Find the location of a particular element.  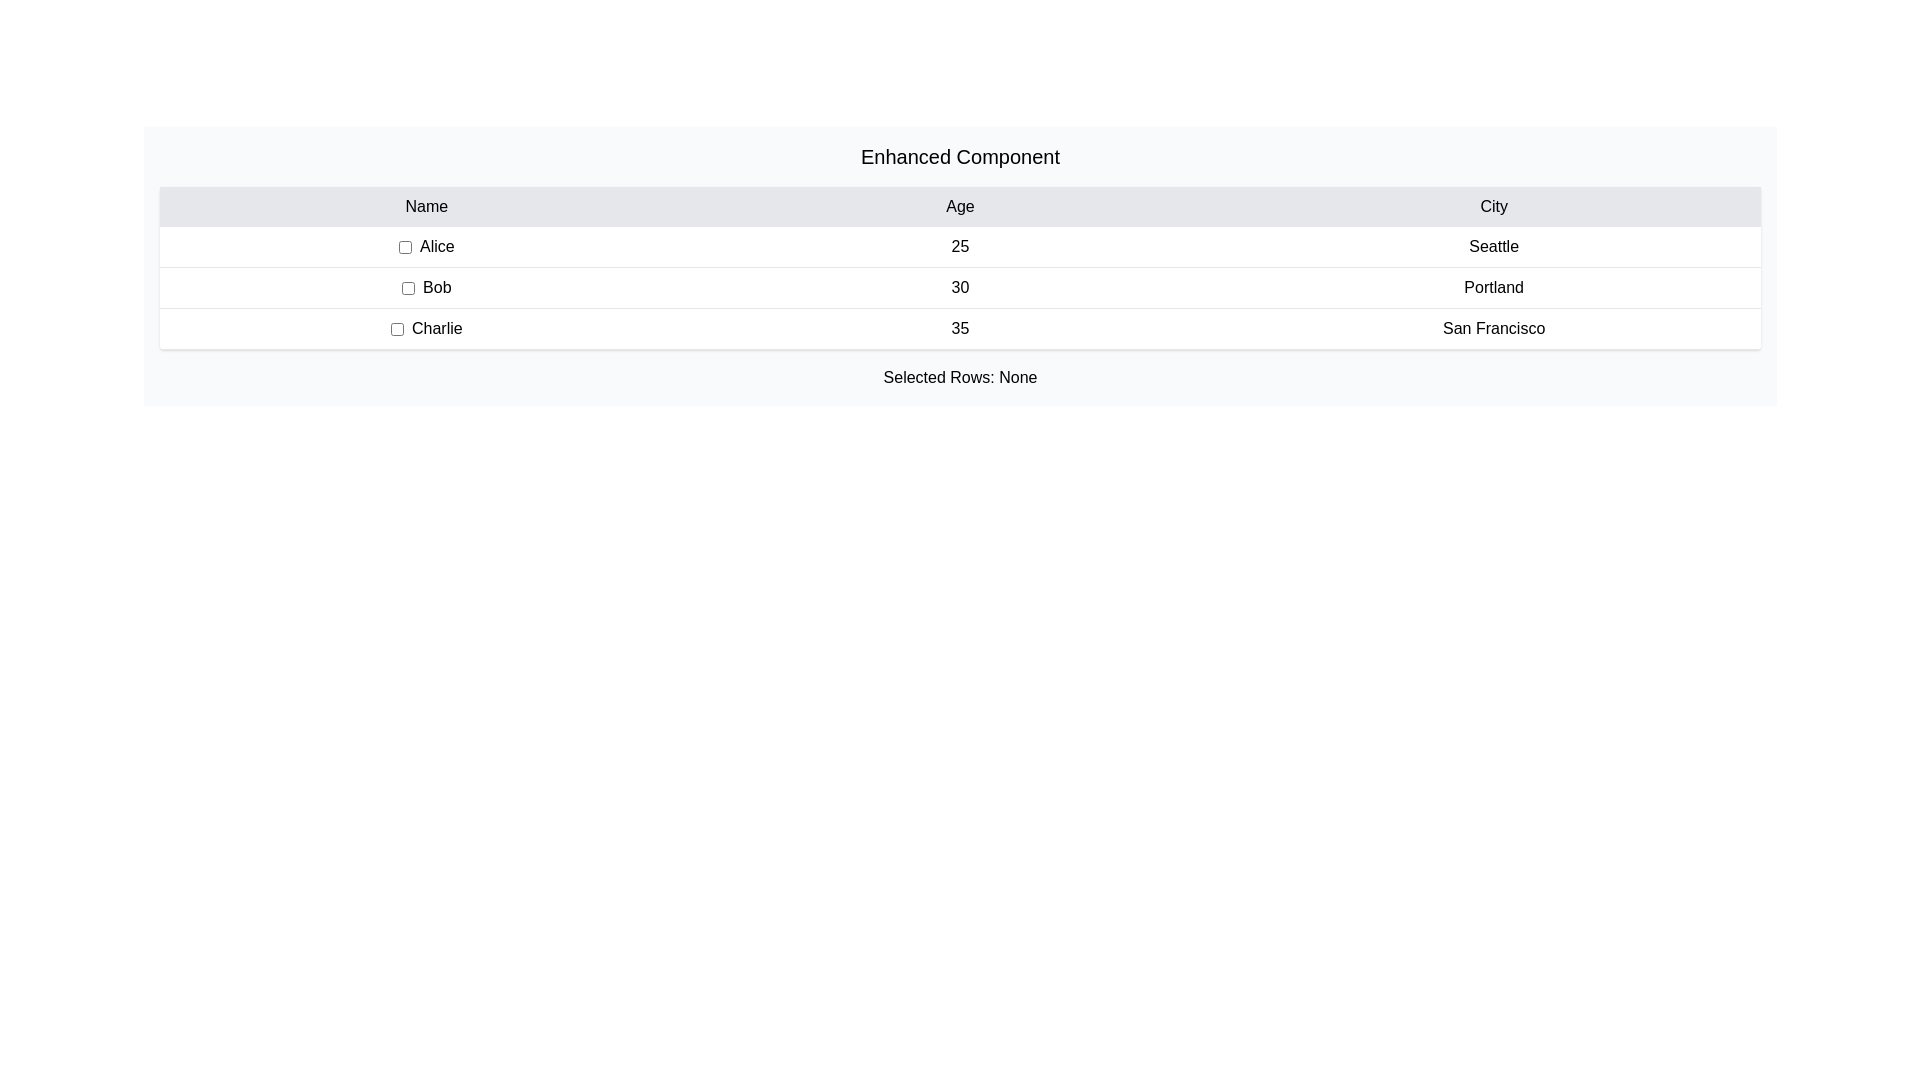

the second row of the table containing 'Bob', '30', and 'Portland' to view the context menu is located at coordinates (960, 288).